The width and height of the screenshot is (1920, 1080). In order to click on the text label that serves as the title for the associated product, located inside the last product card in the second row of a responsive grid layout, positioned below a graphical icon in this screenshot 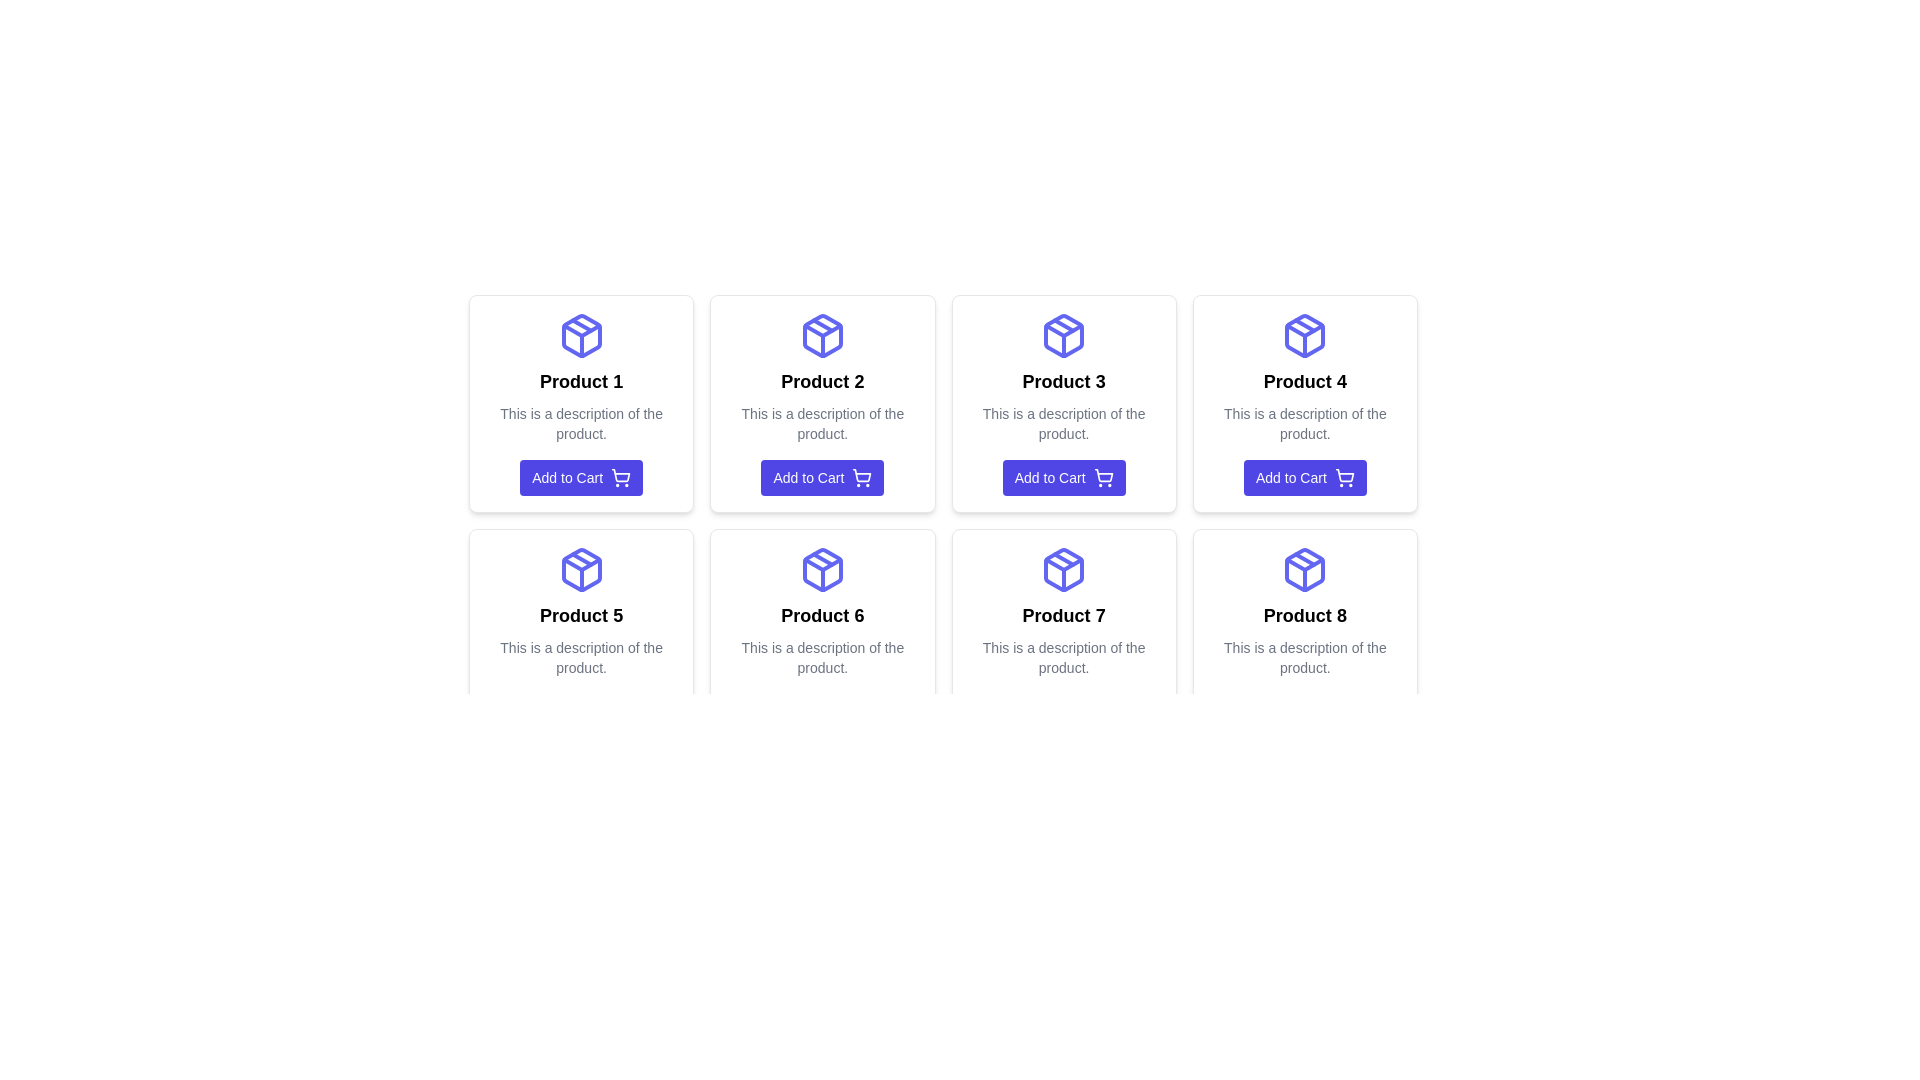, I will do `click(1305, 615)`.